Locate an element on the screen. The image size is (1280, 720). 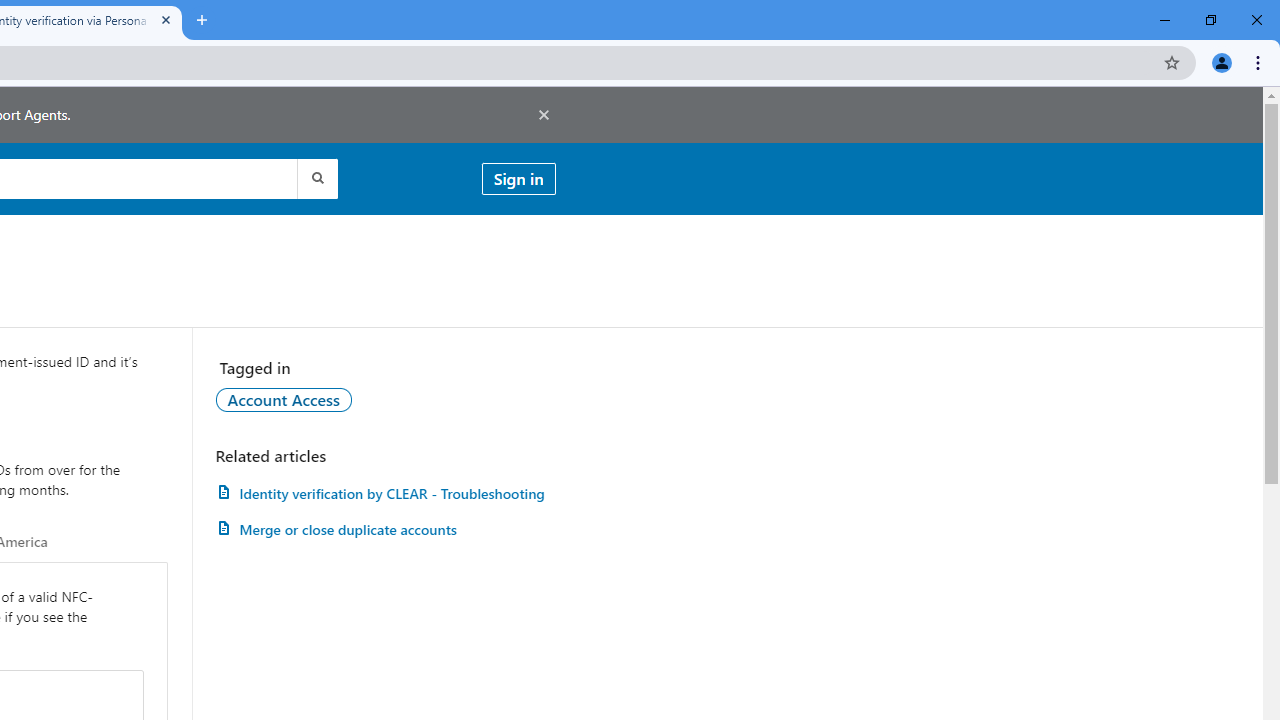
'Account Access' is located at coordinates (282, 399).